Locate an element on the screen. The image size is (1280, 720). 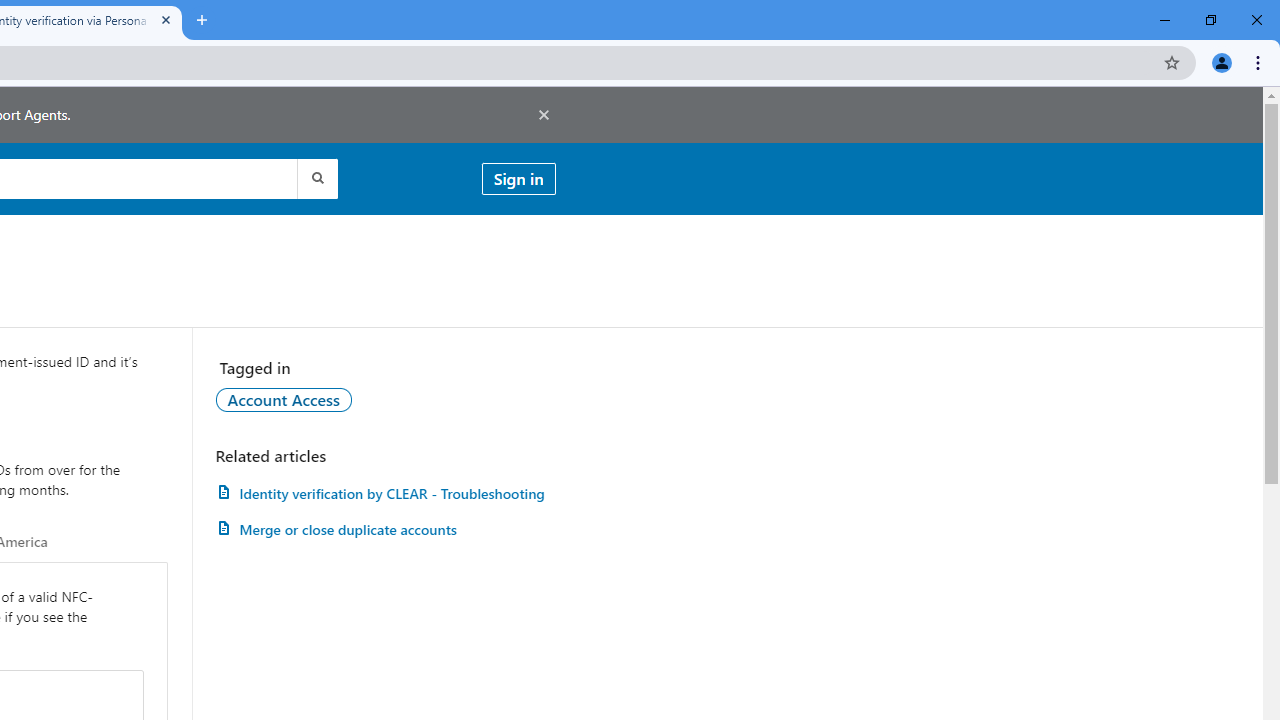
'Account Access' is located at coordinates (282, 399).